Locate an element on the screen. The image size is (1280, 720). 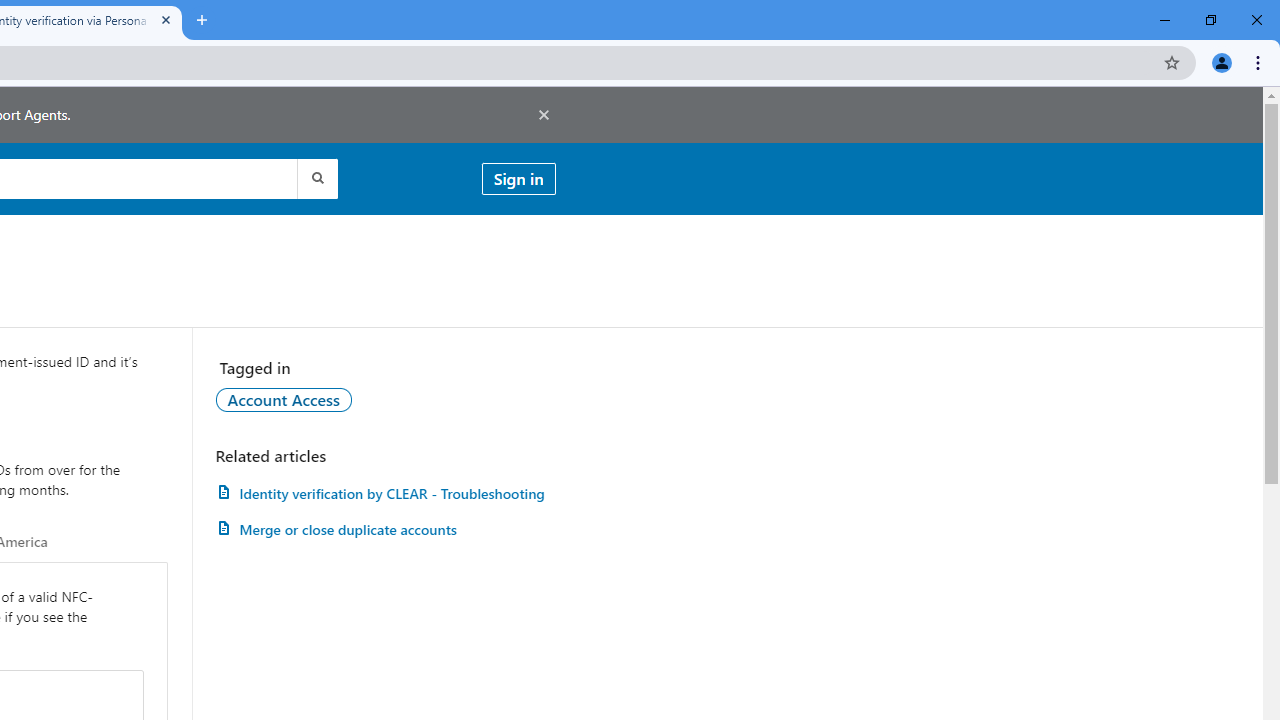
'Account Access' is located at coordinates (282, 399).